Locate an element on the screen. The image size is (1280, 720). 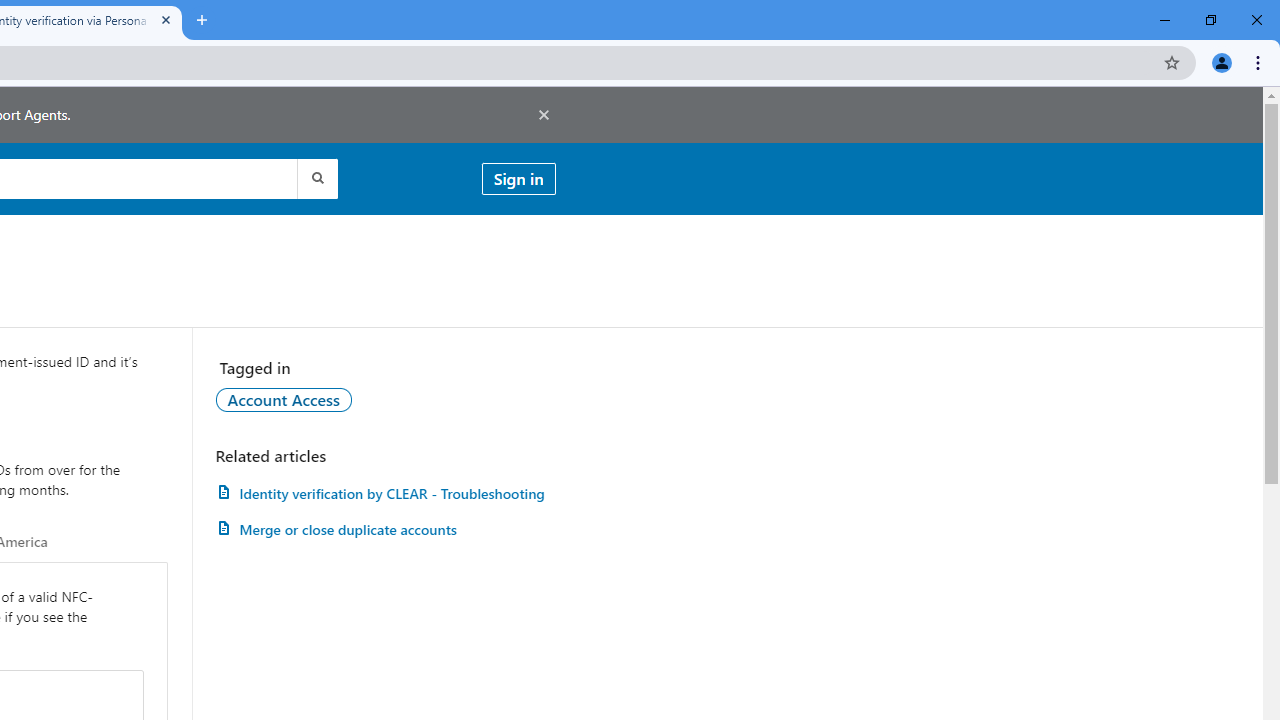
'Account Access' is located at coordinates (282, 399).